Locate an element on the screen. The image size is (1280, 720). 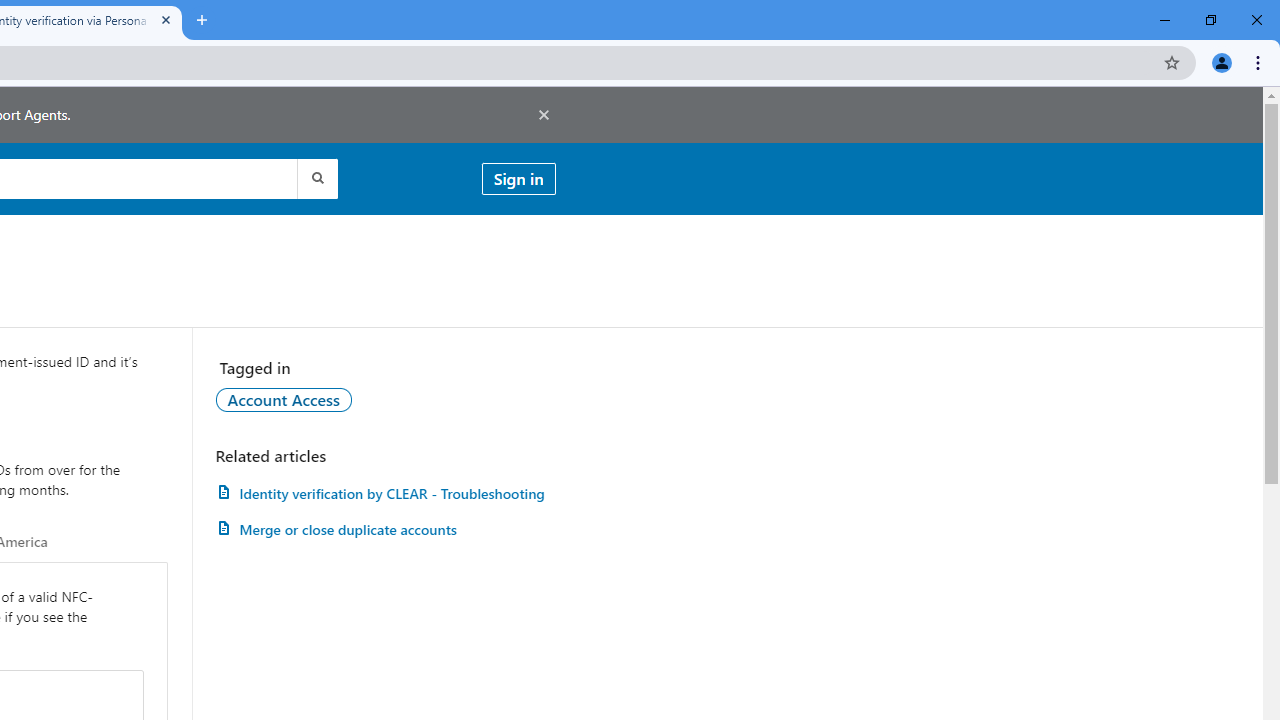
'Account Access' is located at coordinates (282, 399).